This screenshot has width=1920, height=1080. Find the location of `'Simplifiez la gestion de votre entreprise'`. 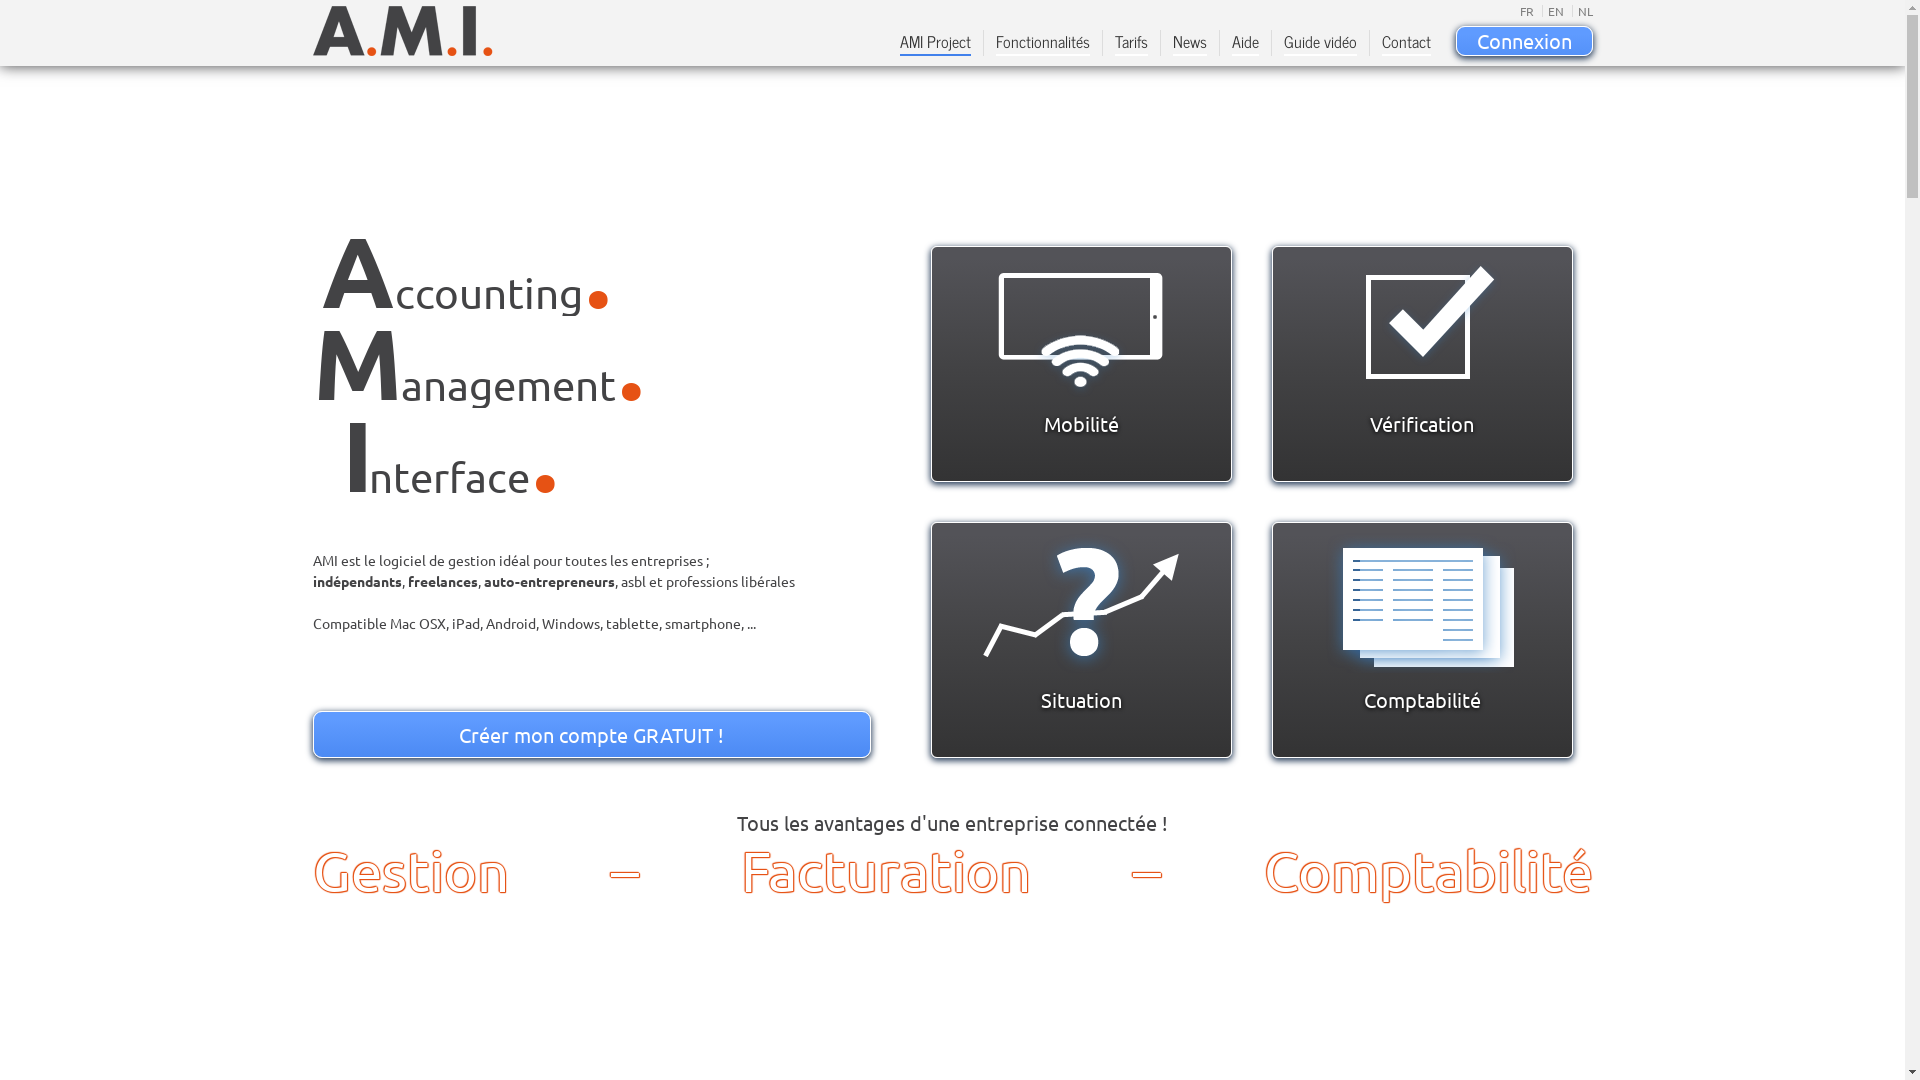

'Simplifiez la gestion de votre entreprise' is located at coordinates (1420, 326).